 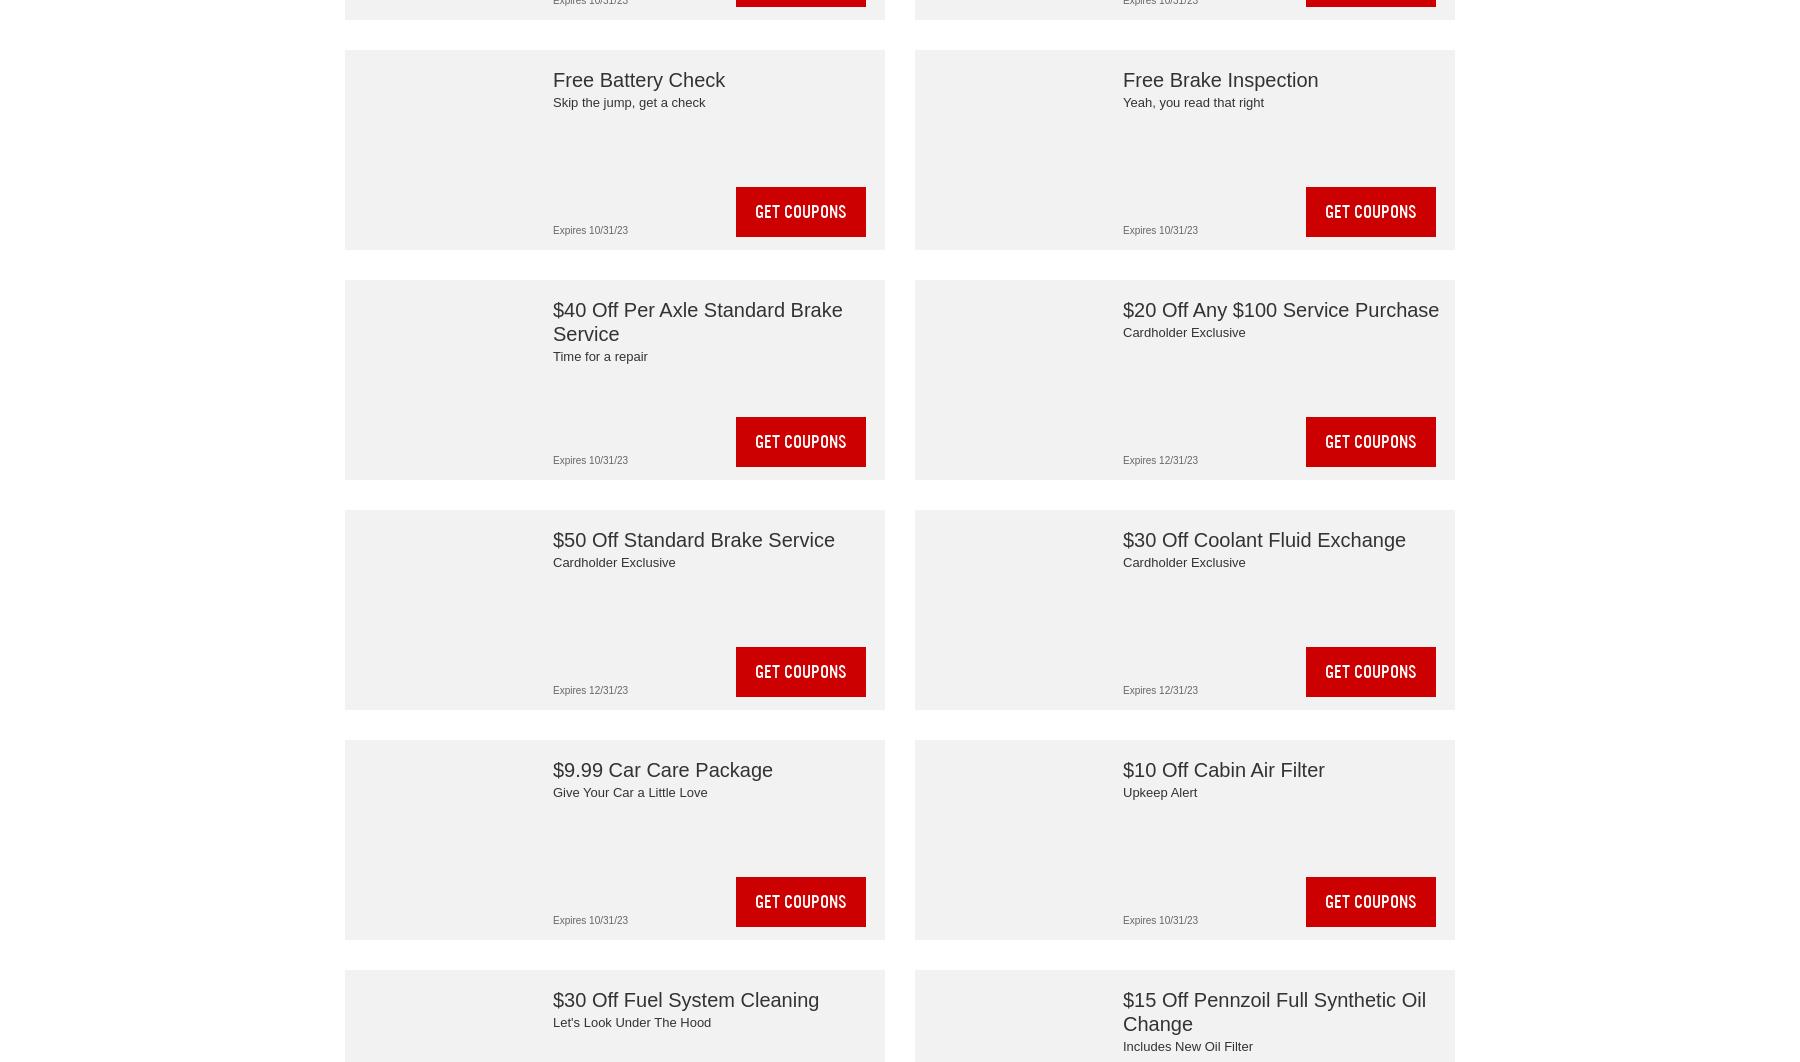 I want to click on '$30 Off  Coolant Fluid Exchange', so click(x=1264, y=540).